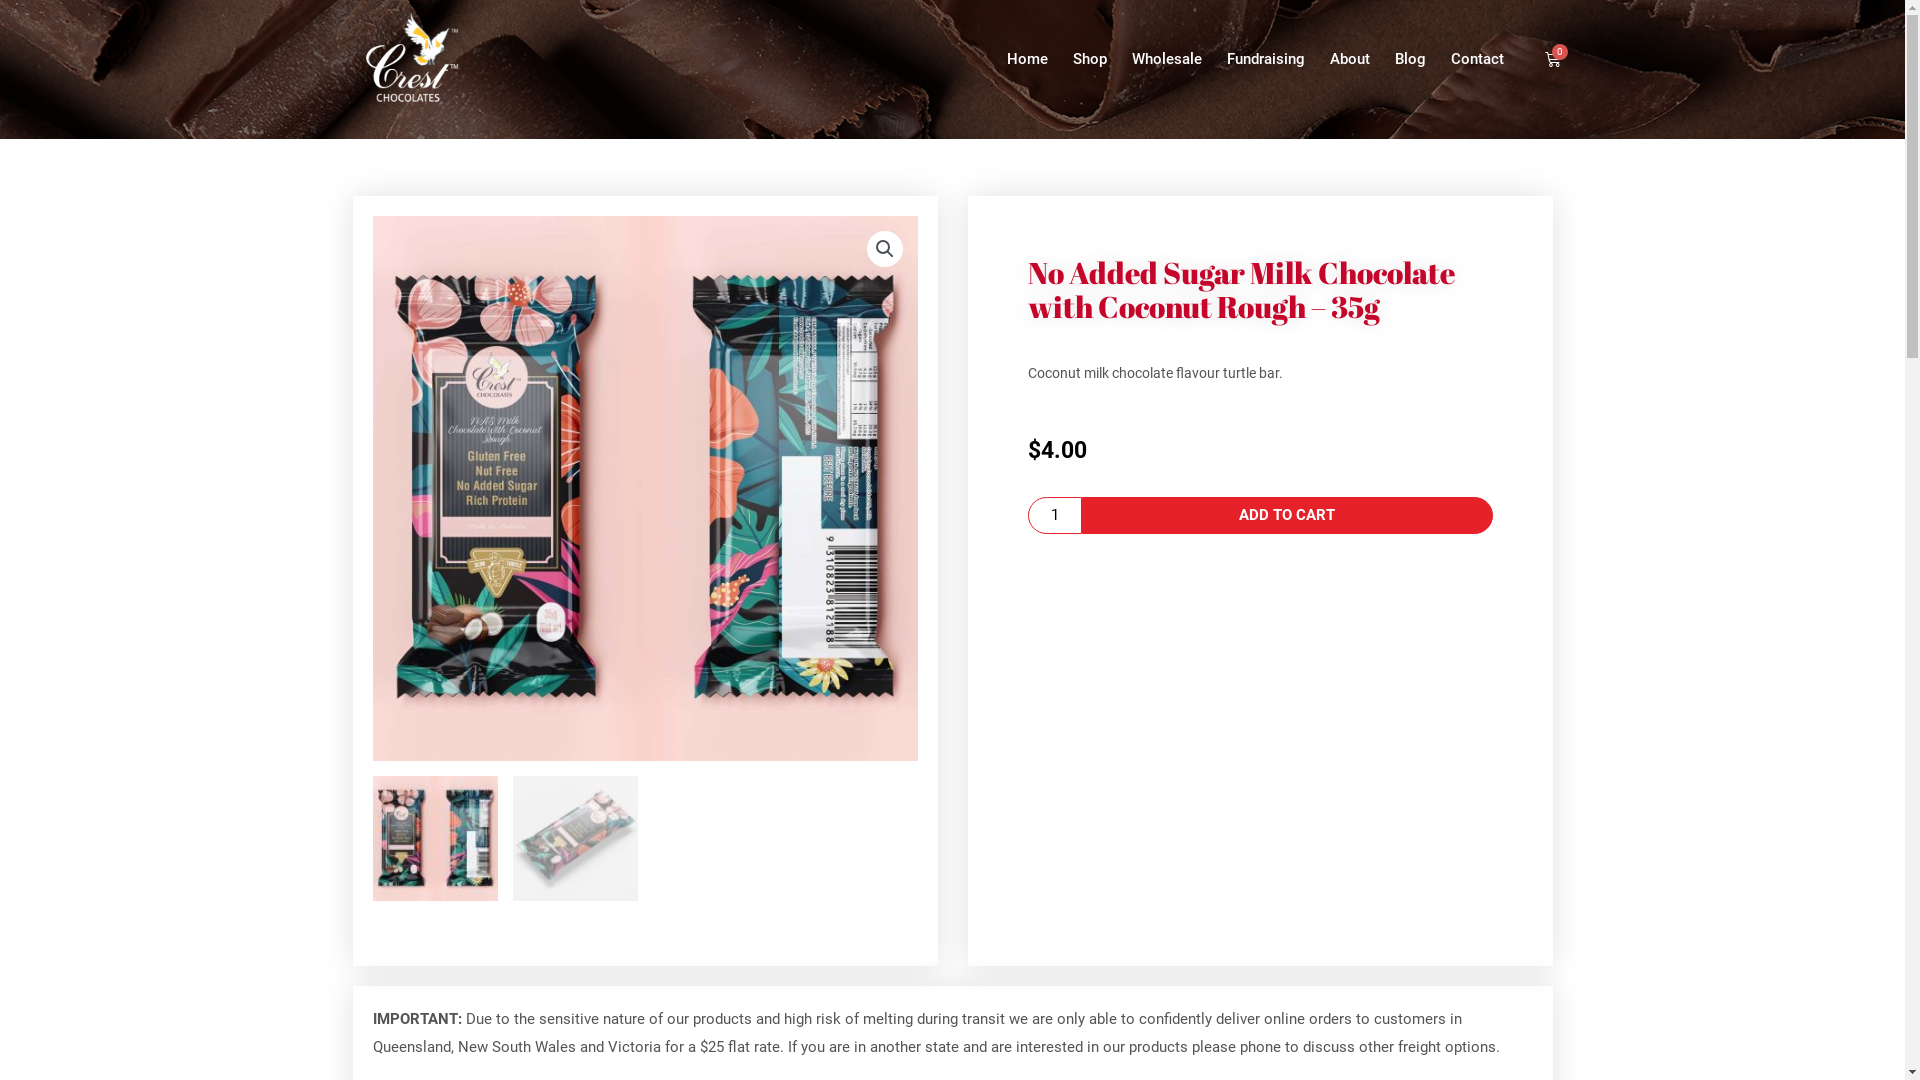 The height and width of the screenshot is (1080, 1920). I want to click on 'Home', so click(1026, 57).